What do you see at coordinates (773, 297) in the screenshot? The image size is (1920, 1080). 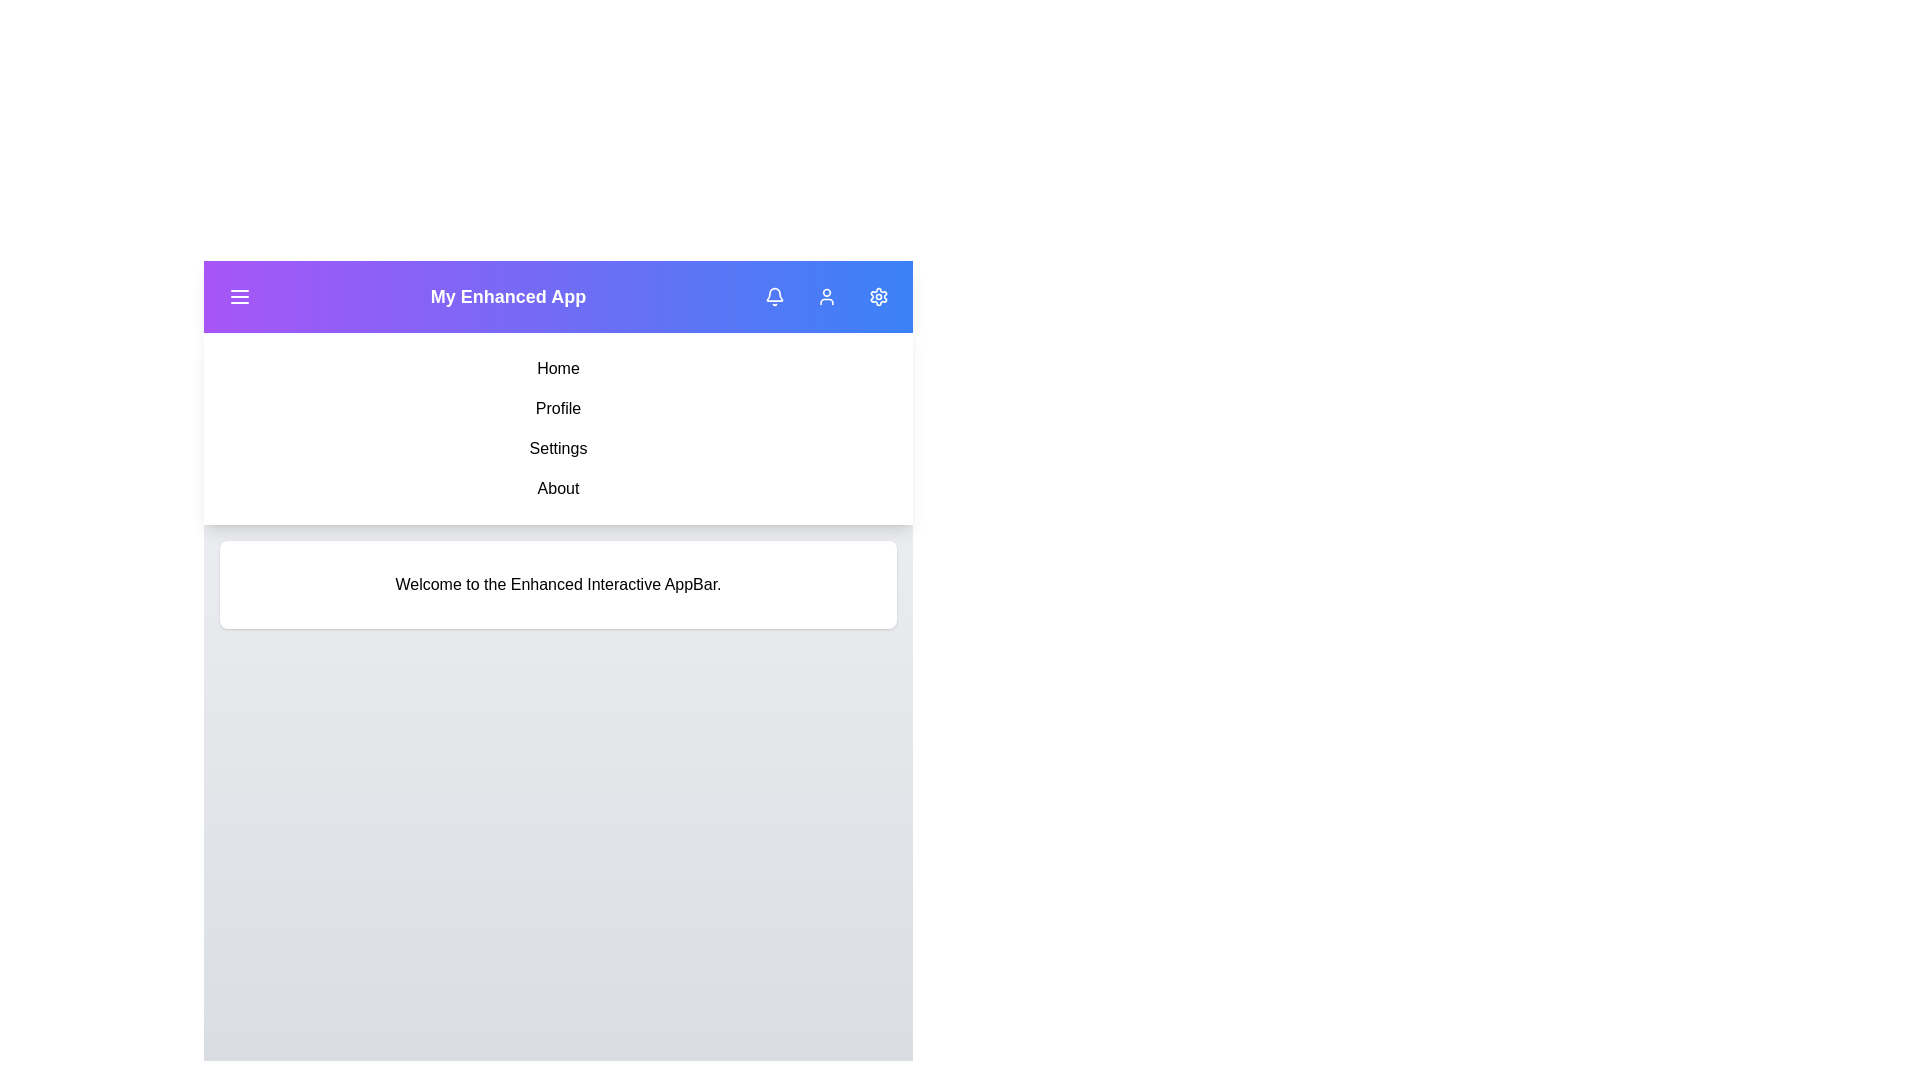 I see `the Bell button in the top-right corner of the app bar` at bounding box center [773, 297].